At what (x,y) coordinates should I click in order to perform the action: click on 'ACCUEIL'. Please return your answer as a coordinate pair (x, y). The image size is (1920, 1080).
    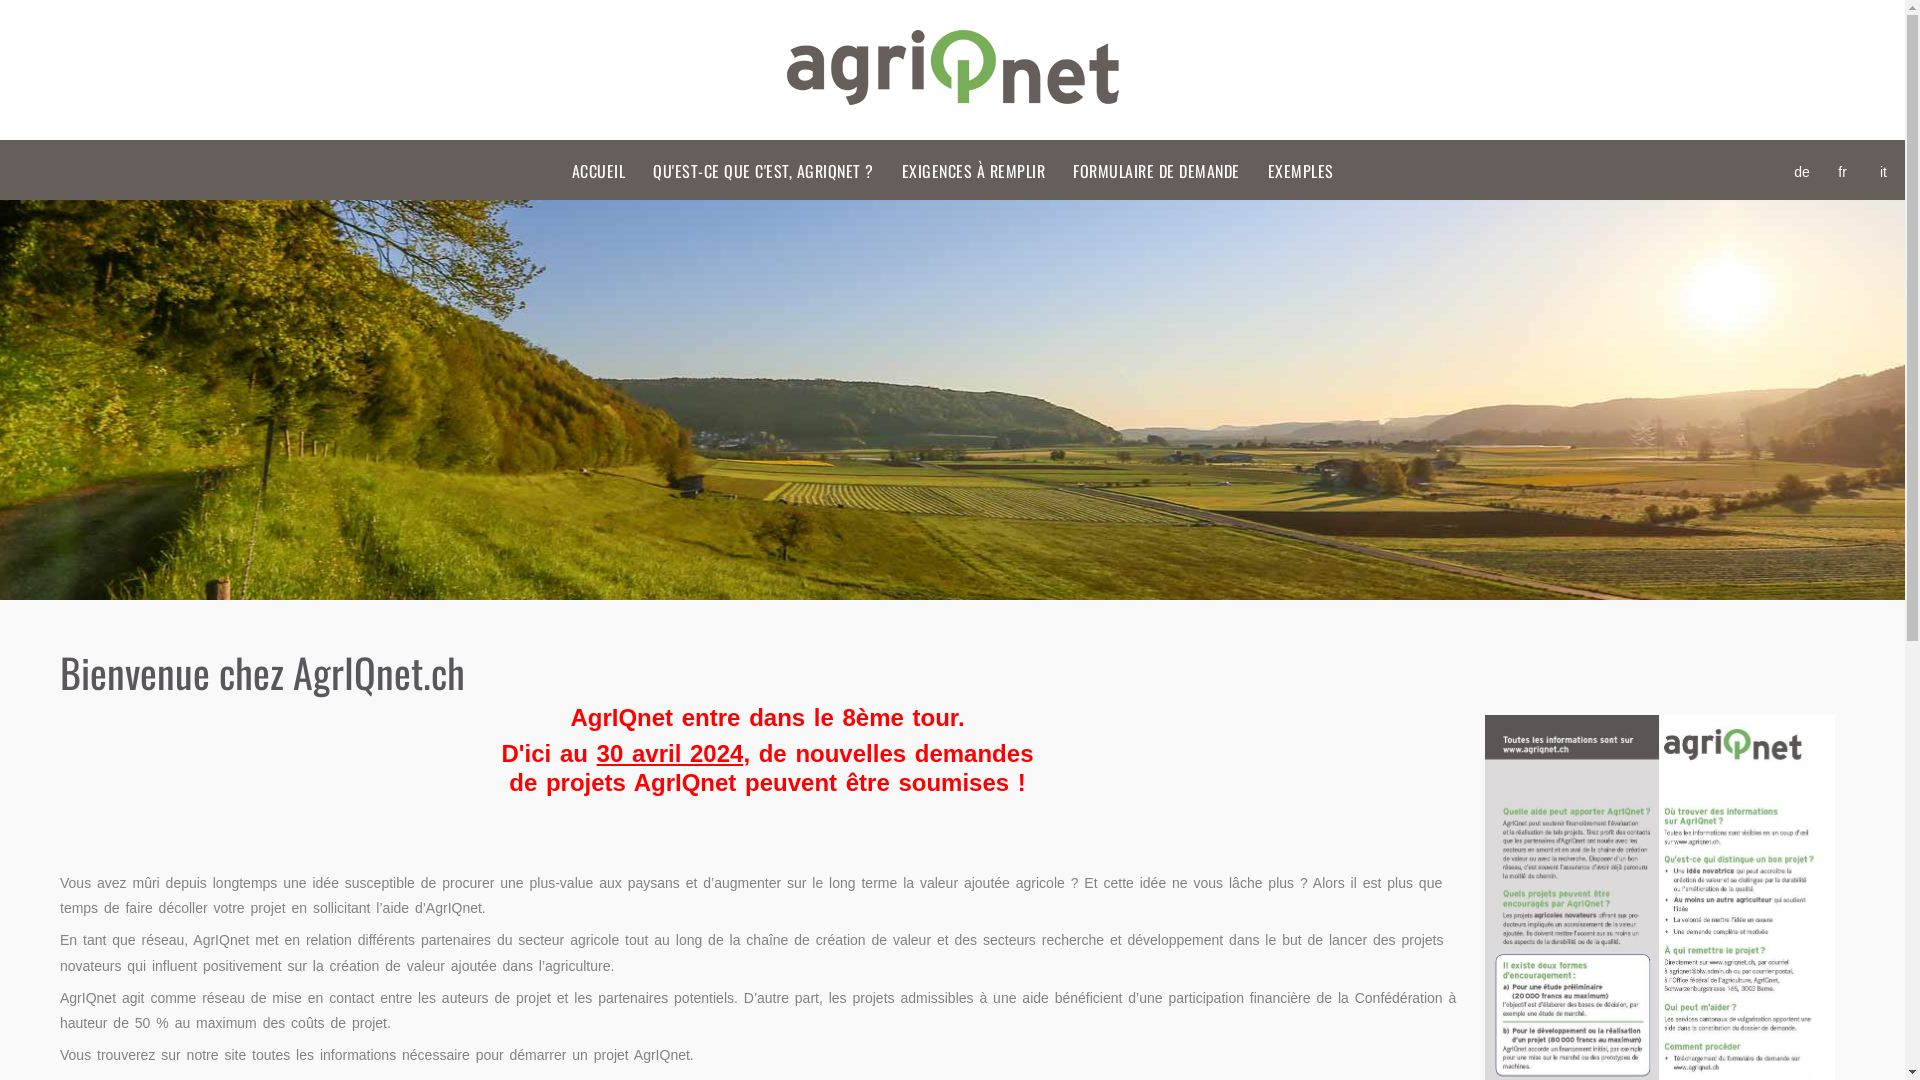
    Looking at the image, I should click on (598, 169).